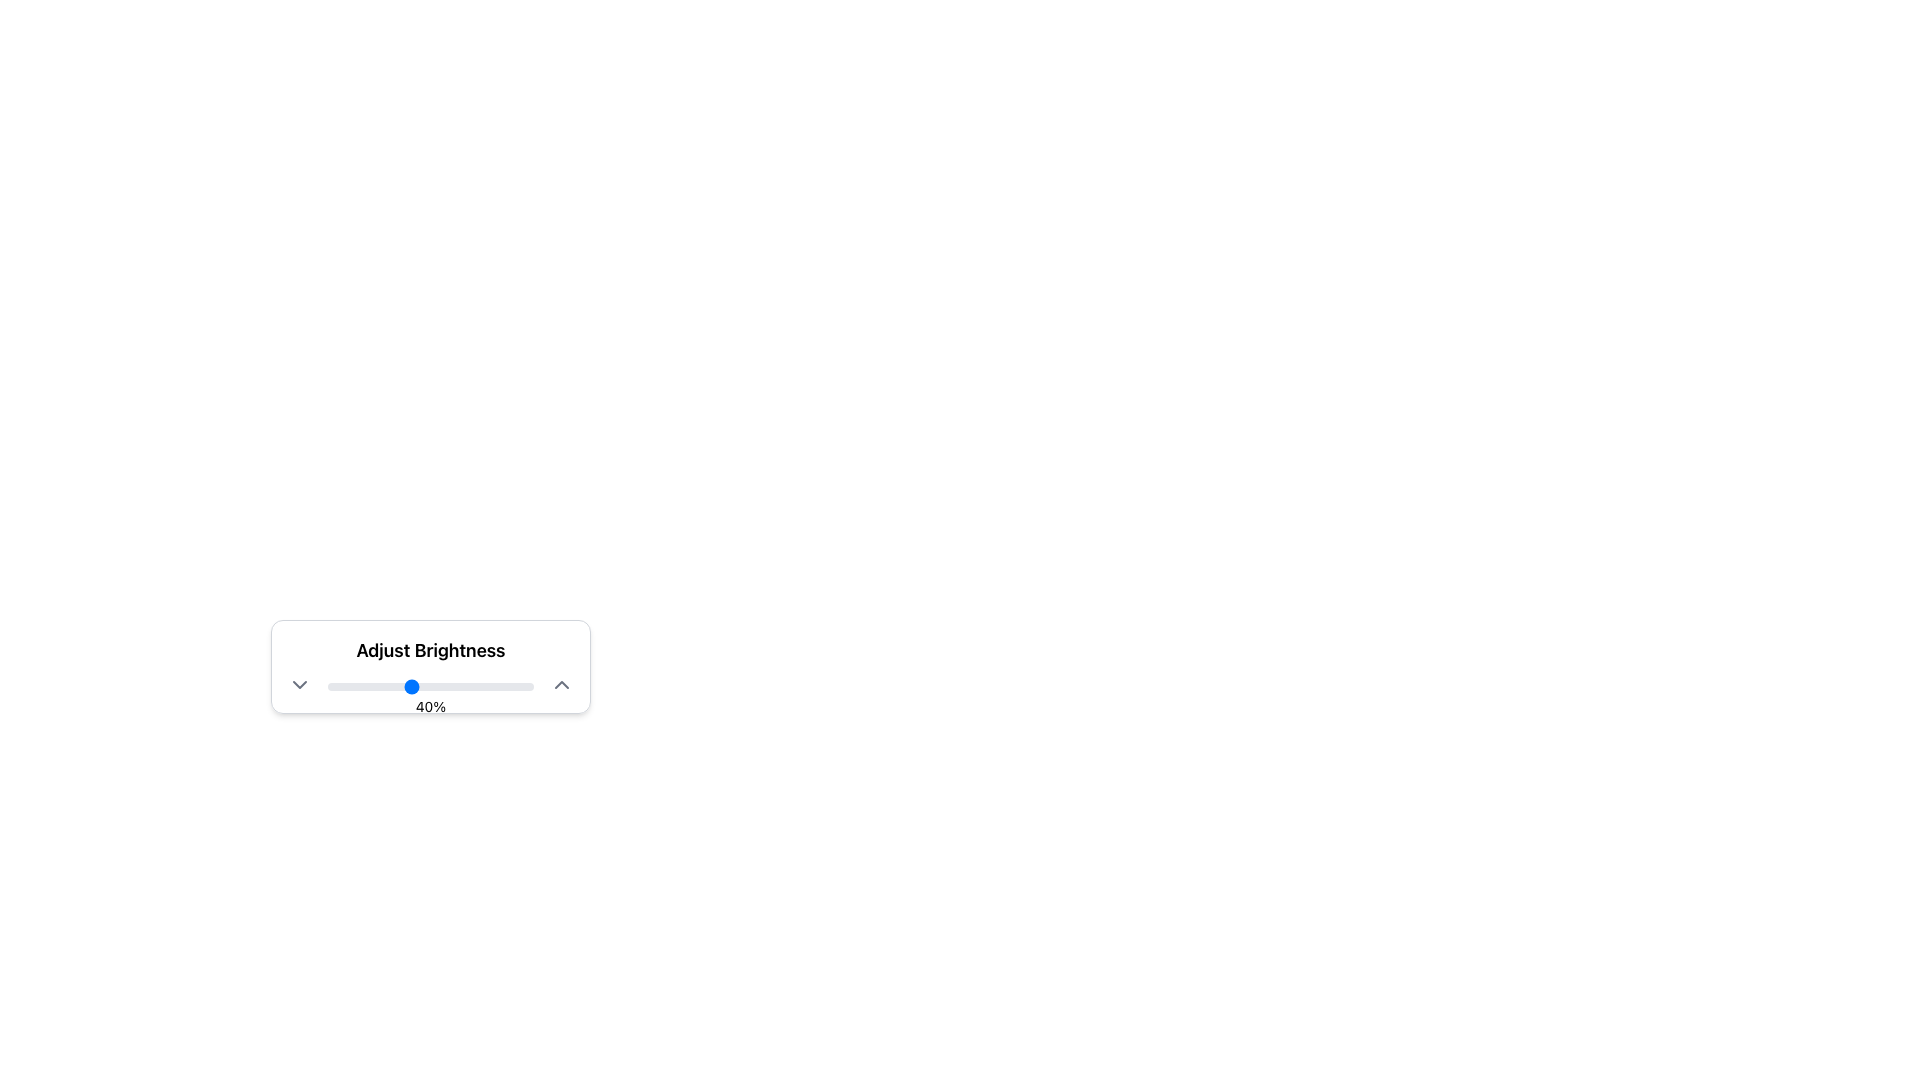 The height and width of the screenshot is (1080, 1920). Describe the element at coordinates (430, 684) in the screenshot. I see `the range slider component for brightness adjustment, which is centrally located and currently set to 40%` at that location.